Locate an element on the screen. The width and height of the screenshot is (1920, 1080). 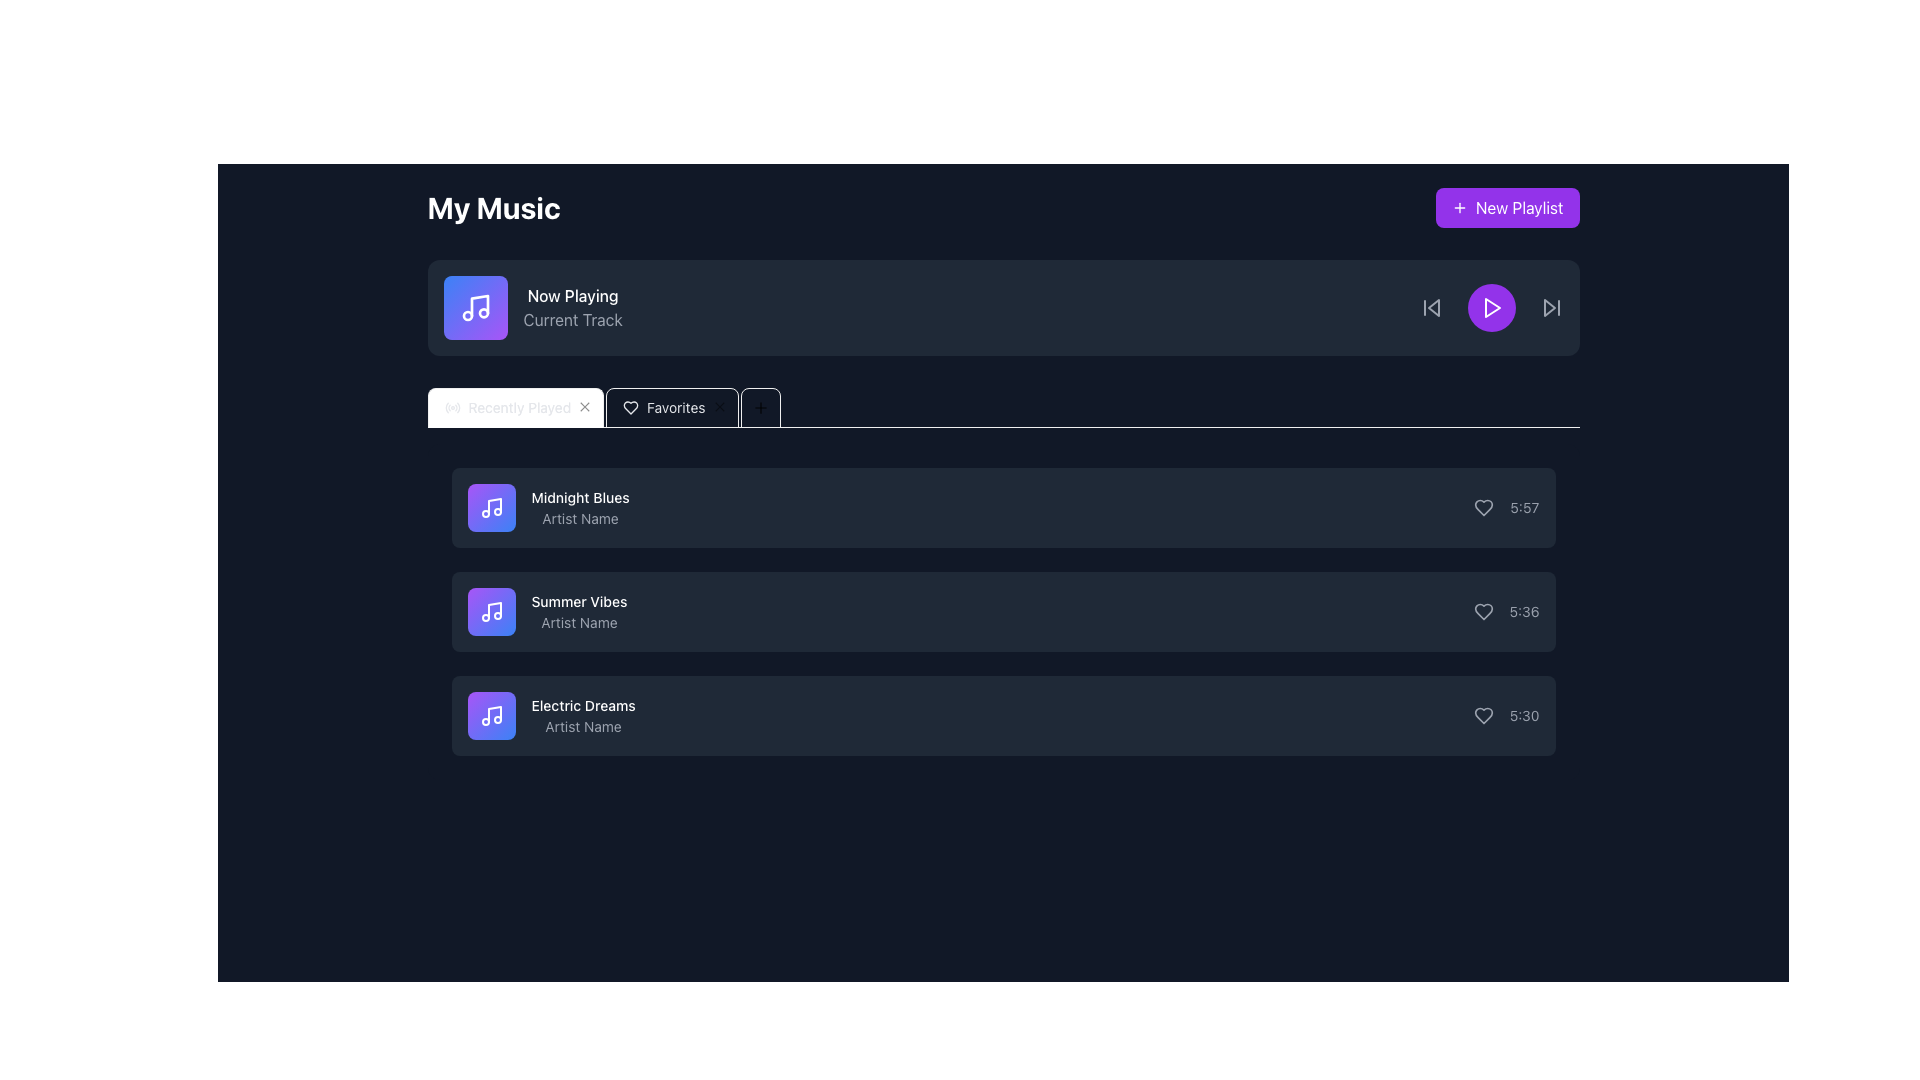
the filter button that displays or highlights 'Favorites' in the list of tracks, located between the 'Recently Played' button and the '+' button, directly below the 'Now Playing' section is located at coordinates (630, 407).